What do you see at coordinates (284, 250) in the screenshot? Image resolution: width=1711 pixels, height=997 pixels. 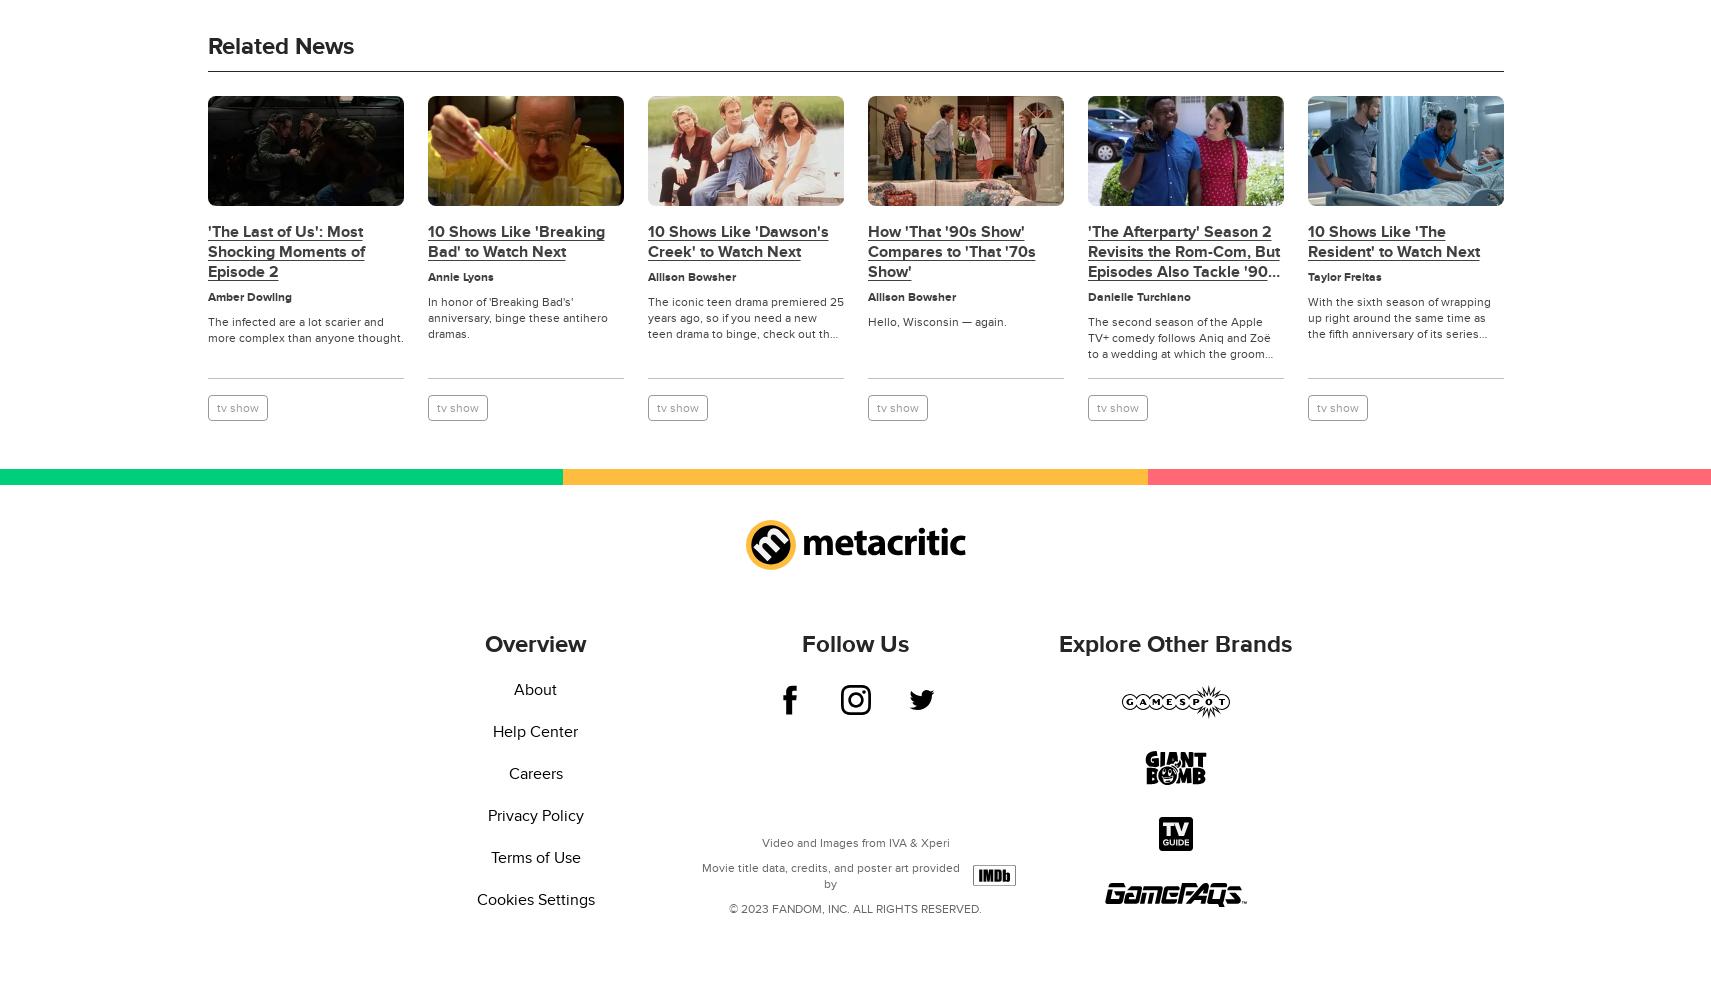 I see `''The Last of Us': Most Shocking Moments of Episode 2'` at bounding box center [284, 250].